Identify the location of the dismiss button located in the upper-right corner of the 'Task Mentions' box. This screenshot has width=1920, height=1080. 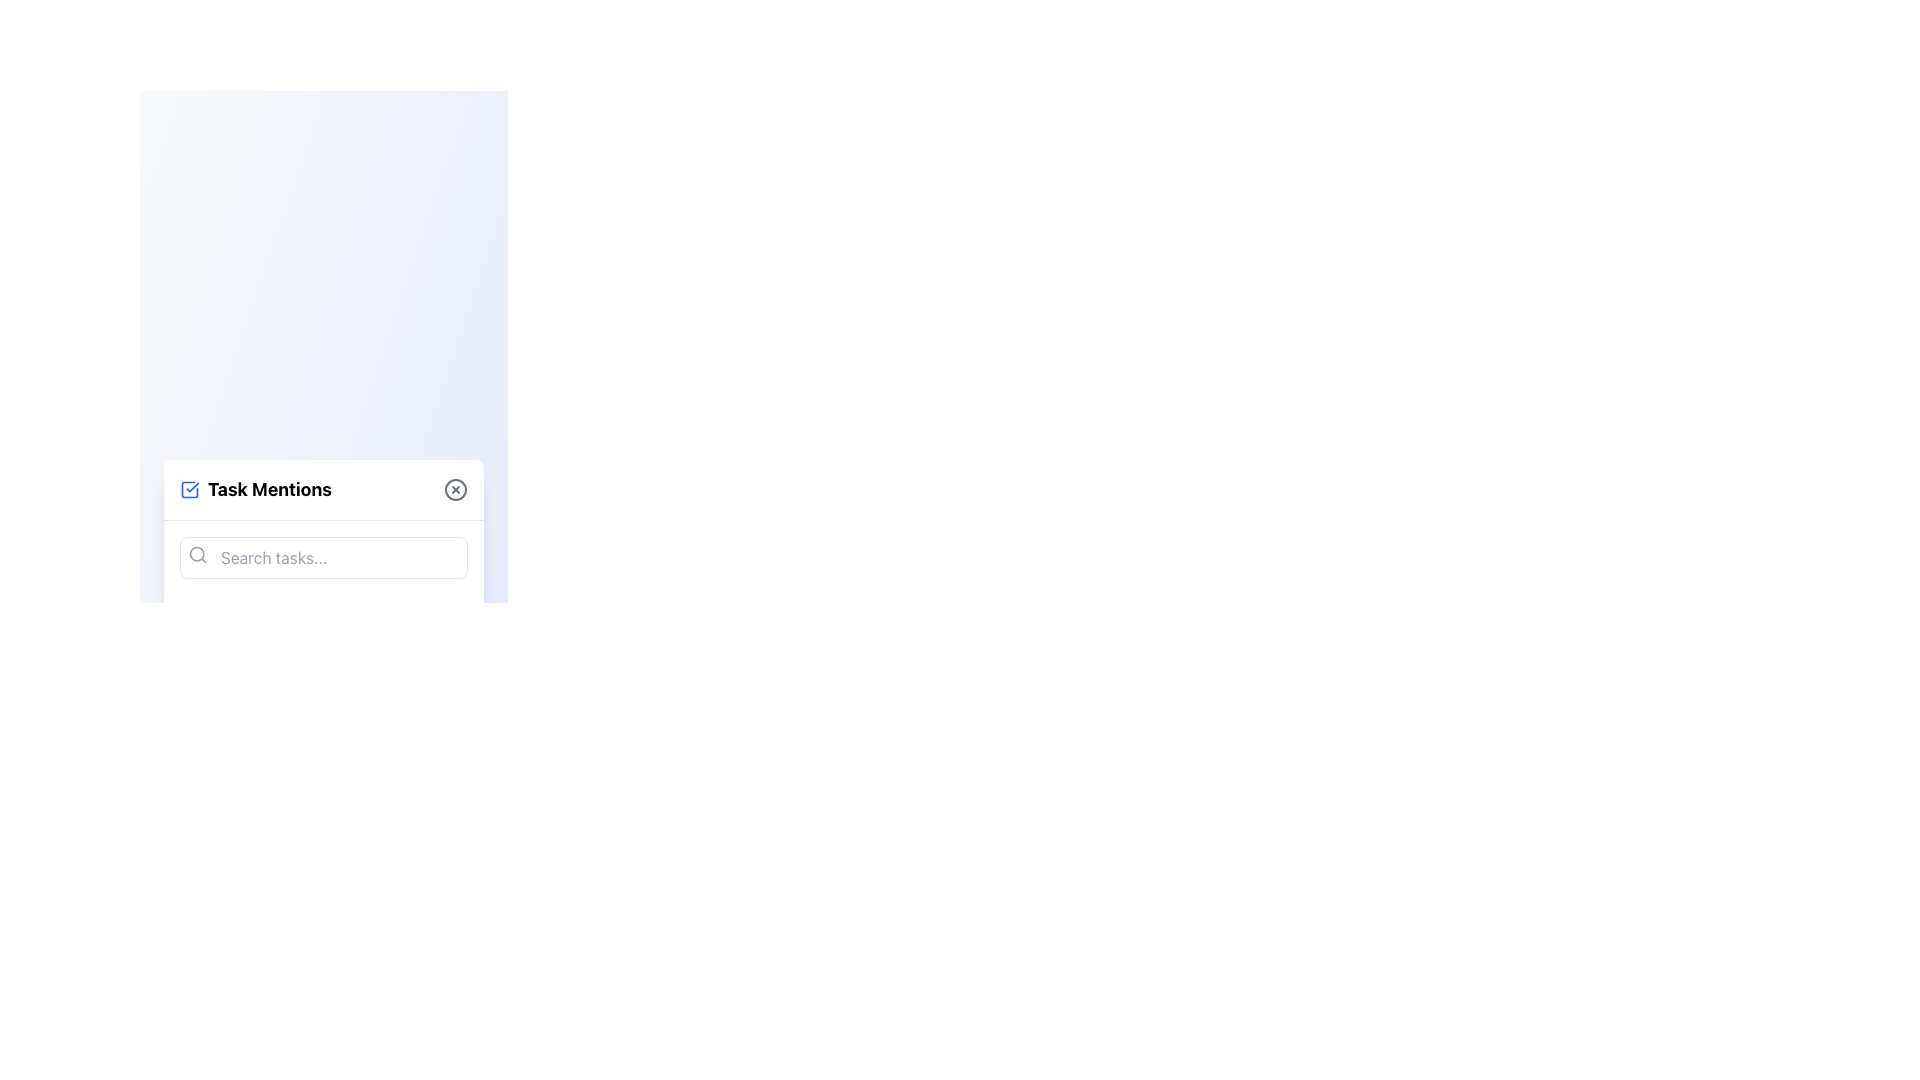
(455, 489).